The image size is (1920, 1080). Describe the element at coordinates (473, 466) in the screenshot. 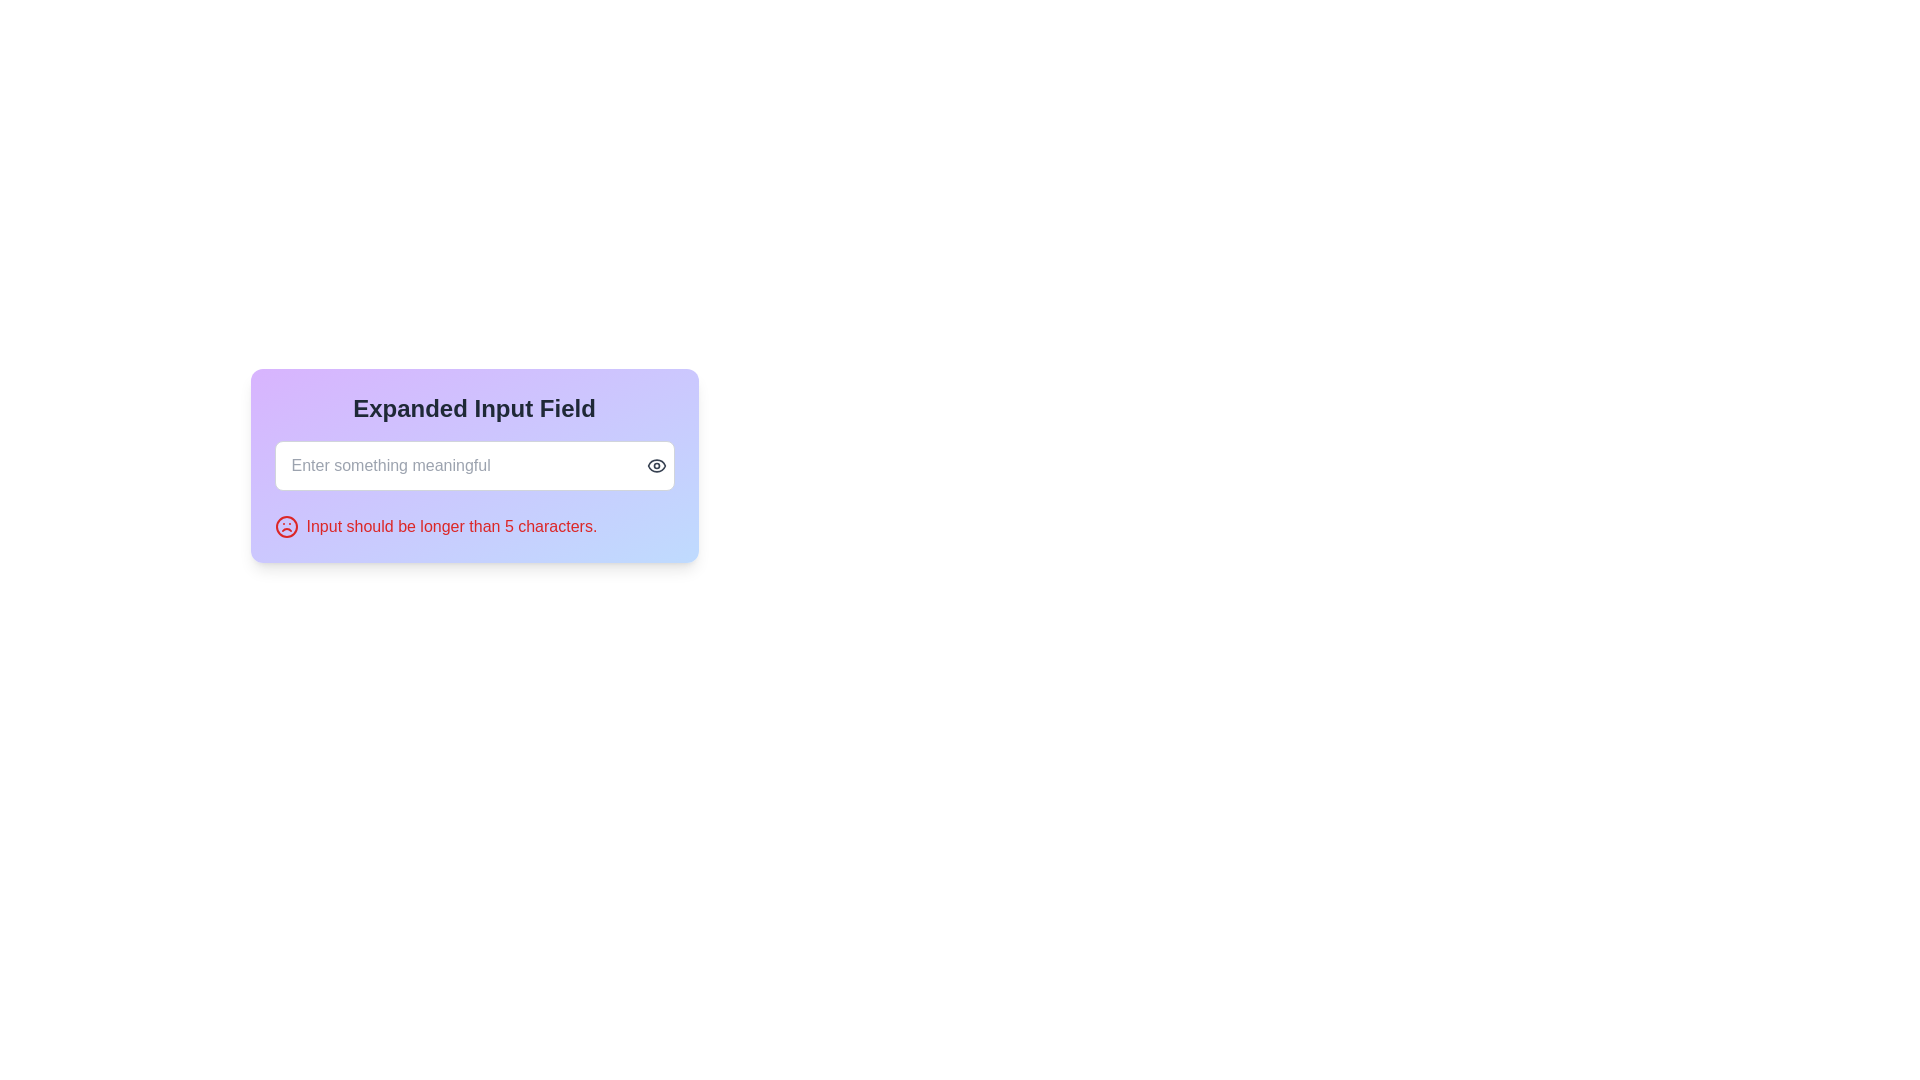

I see `to focus on the password input field styled with a rounded rectangular shape, located below the header 'Expanded Input Field'` at that location.